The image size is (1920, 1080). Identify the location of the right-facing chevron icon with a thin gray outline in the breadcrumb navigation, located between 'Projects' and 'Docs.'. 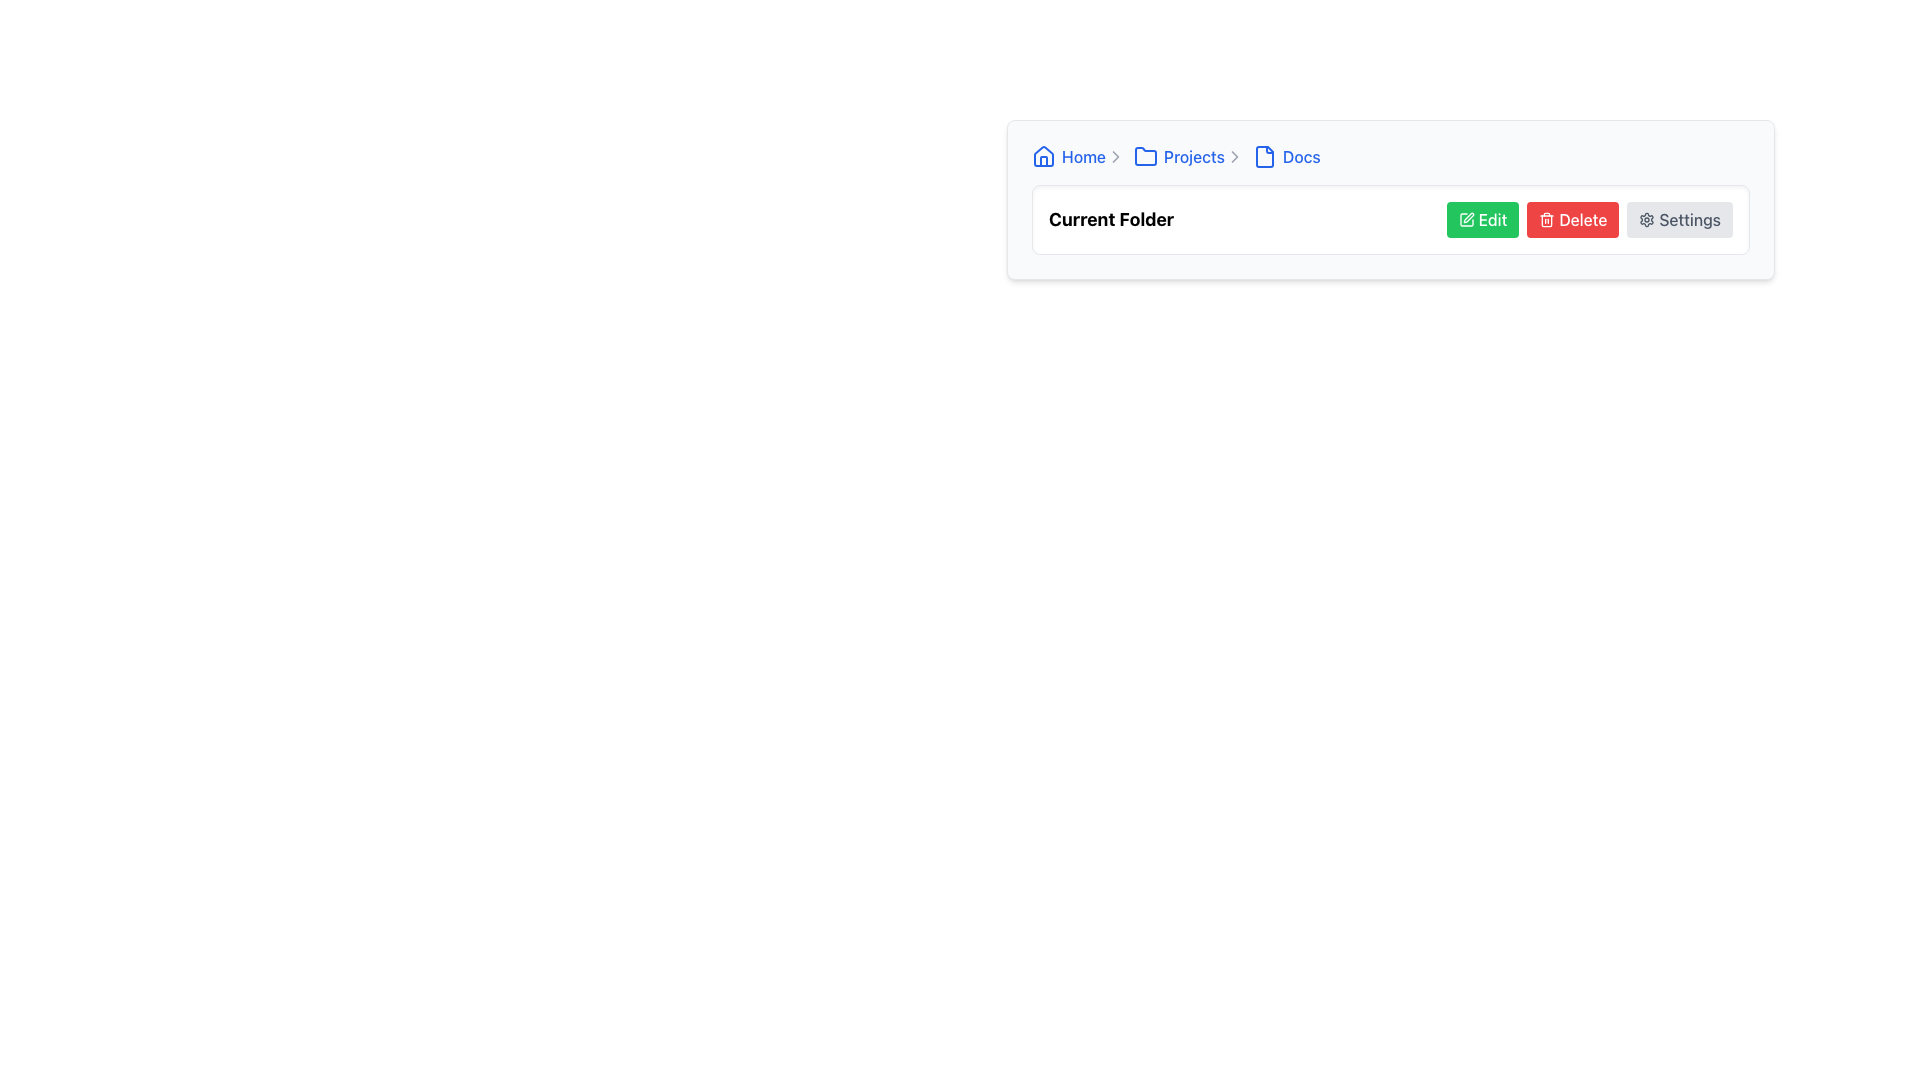
(1233, 156).